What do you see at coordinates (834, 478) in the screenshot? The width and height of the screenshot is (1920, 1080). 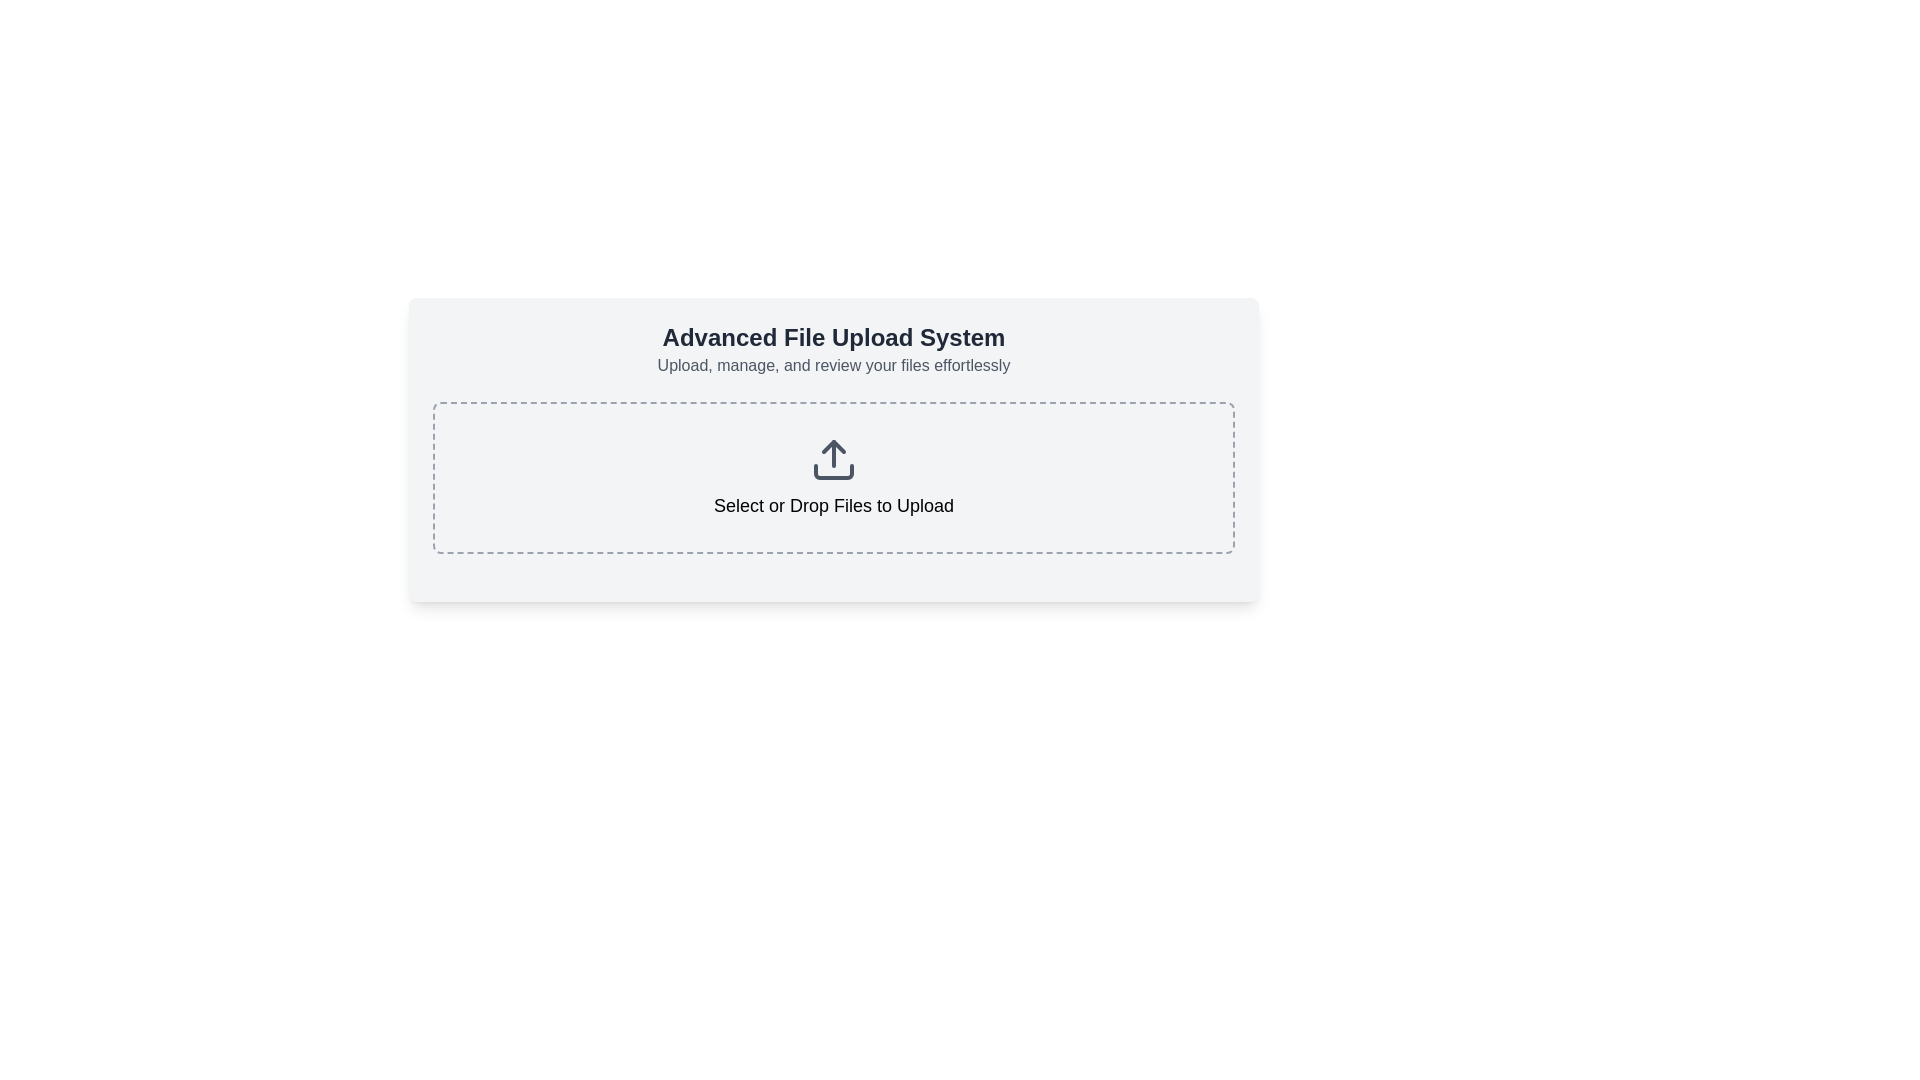 I see `the Interactive file upload box located under the 'Advanced File Upload System' heading` at bounding box center [834, 478].